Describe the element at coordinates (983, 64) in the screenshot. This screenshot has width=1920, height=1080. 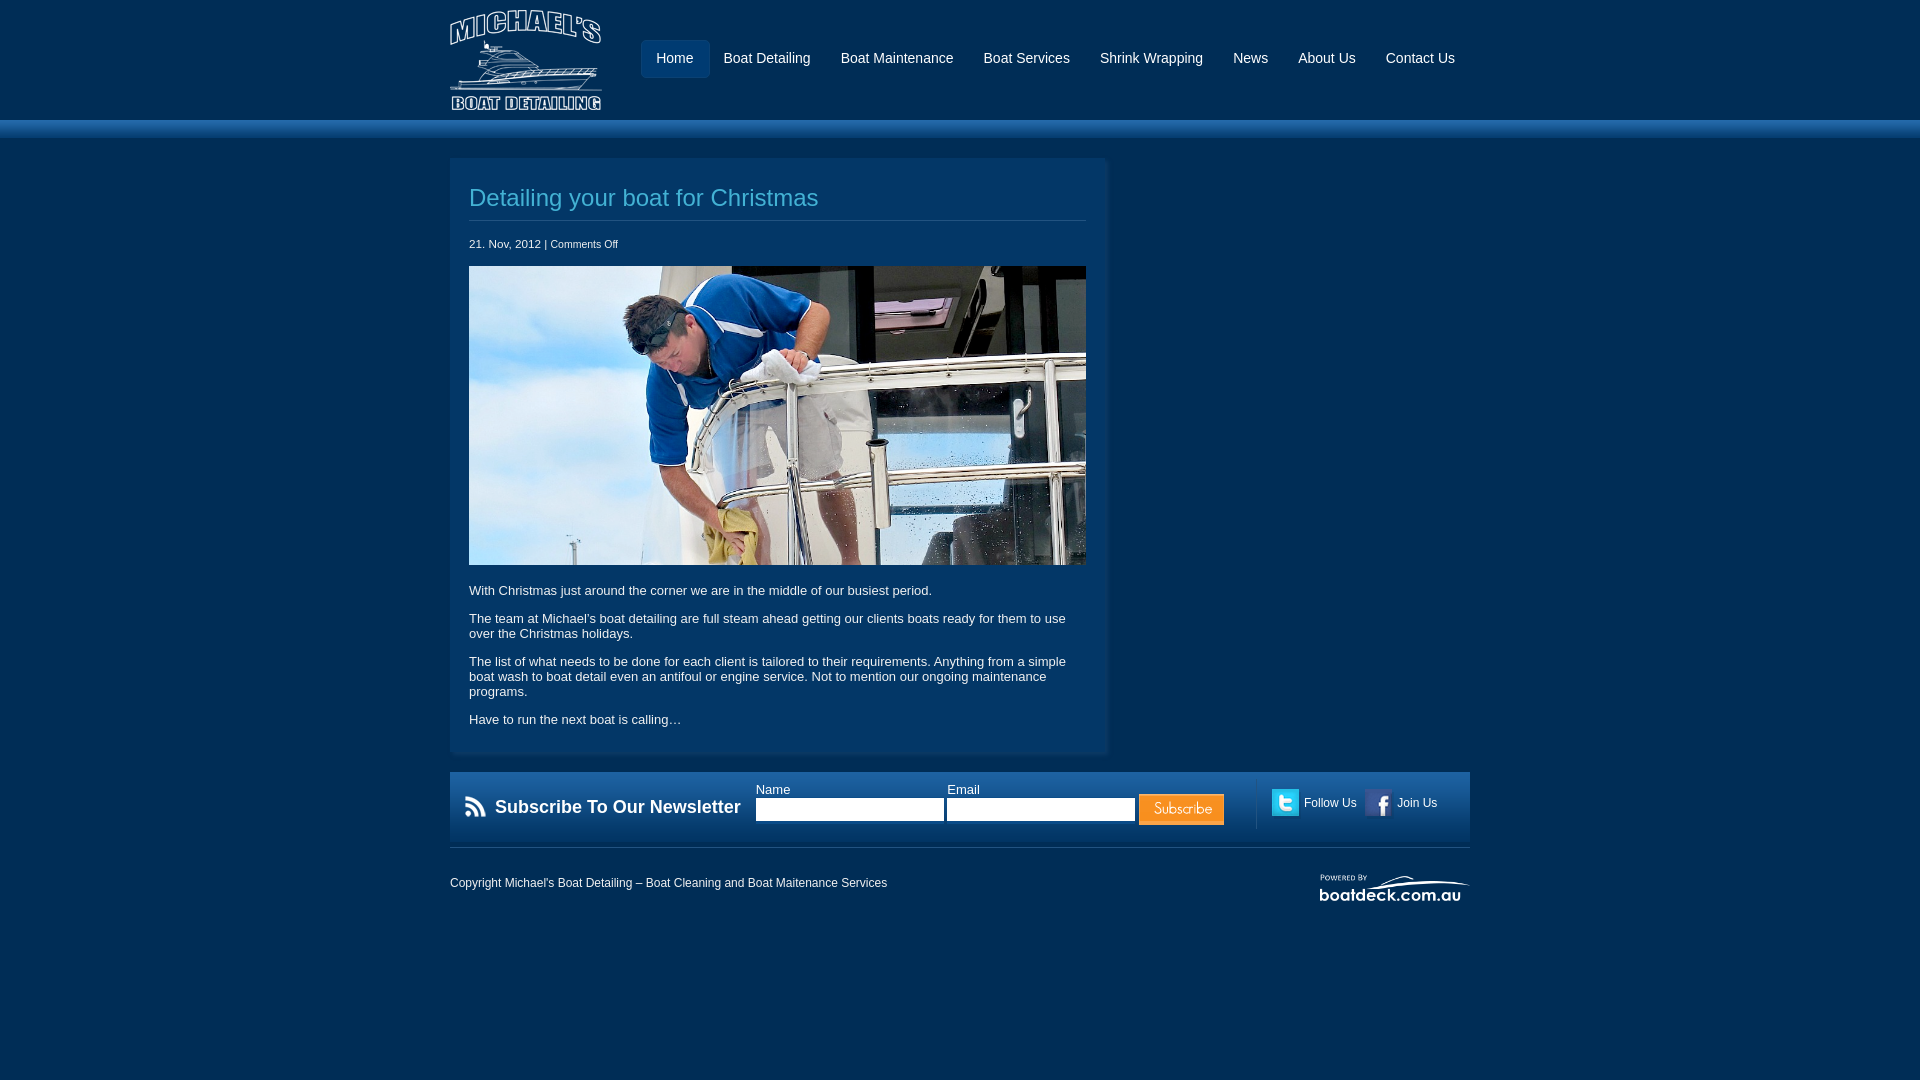
I see `'Boat Services'` at that location.